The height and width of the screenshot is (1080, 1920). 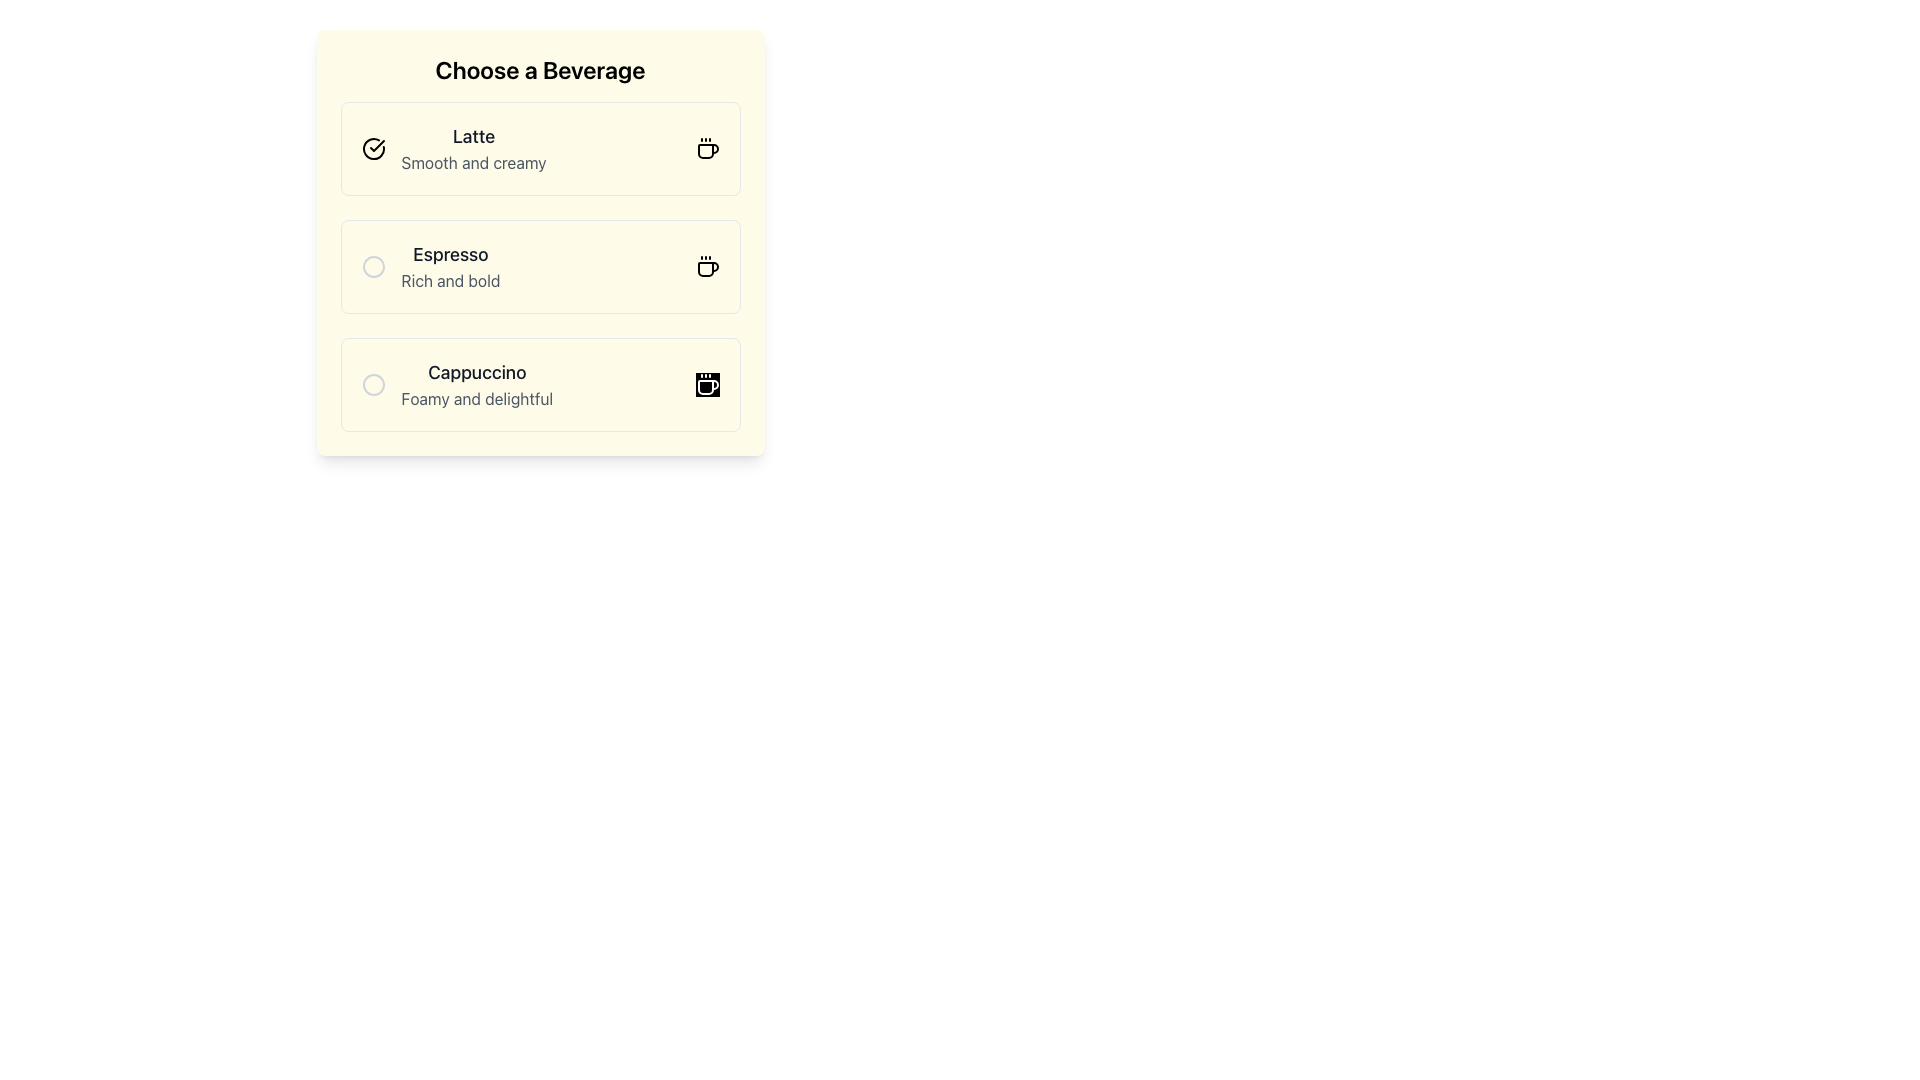 What do you see at coordinates (373, 385) in the screenshot?
I see `the circular radio button for the 'Cappuccino' option in the beverage selection list, which is aligned to the far left of this option` at bounding box center [373, 385].